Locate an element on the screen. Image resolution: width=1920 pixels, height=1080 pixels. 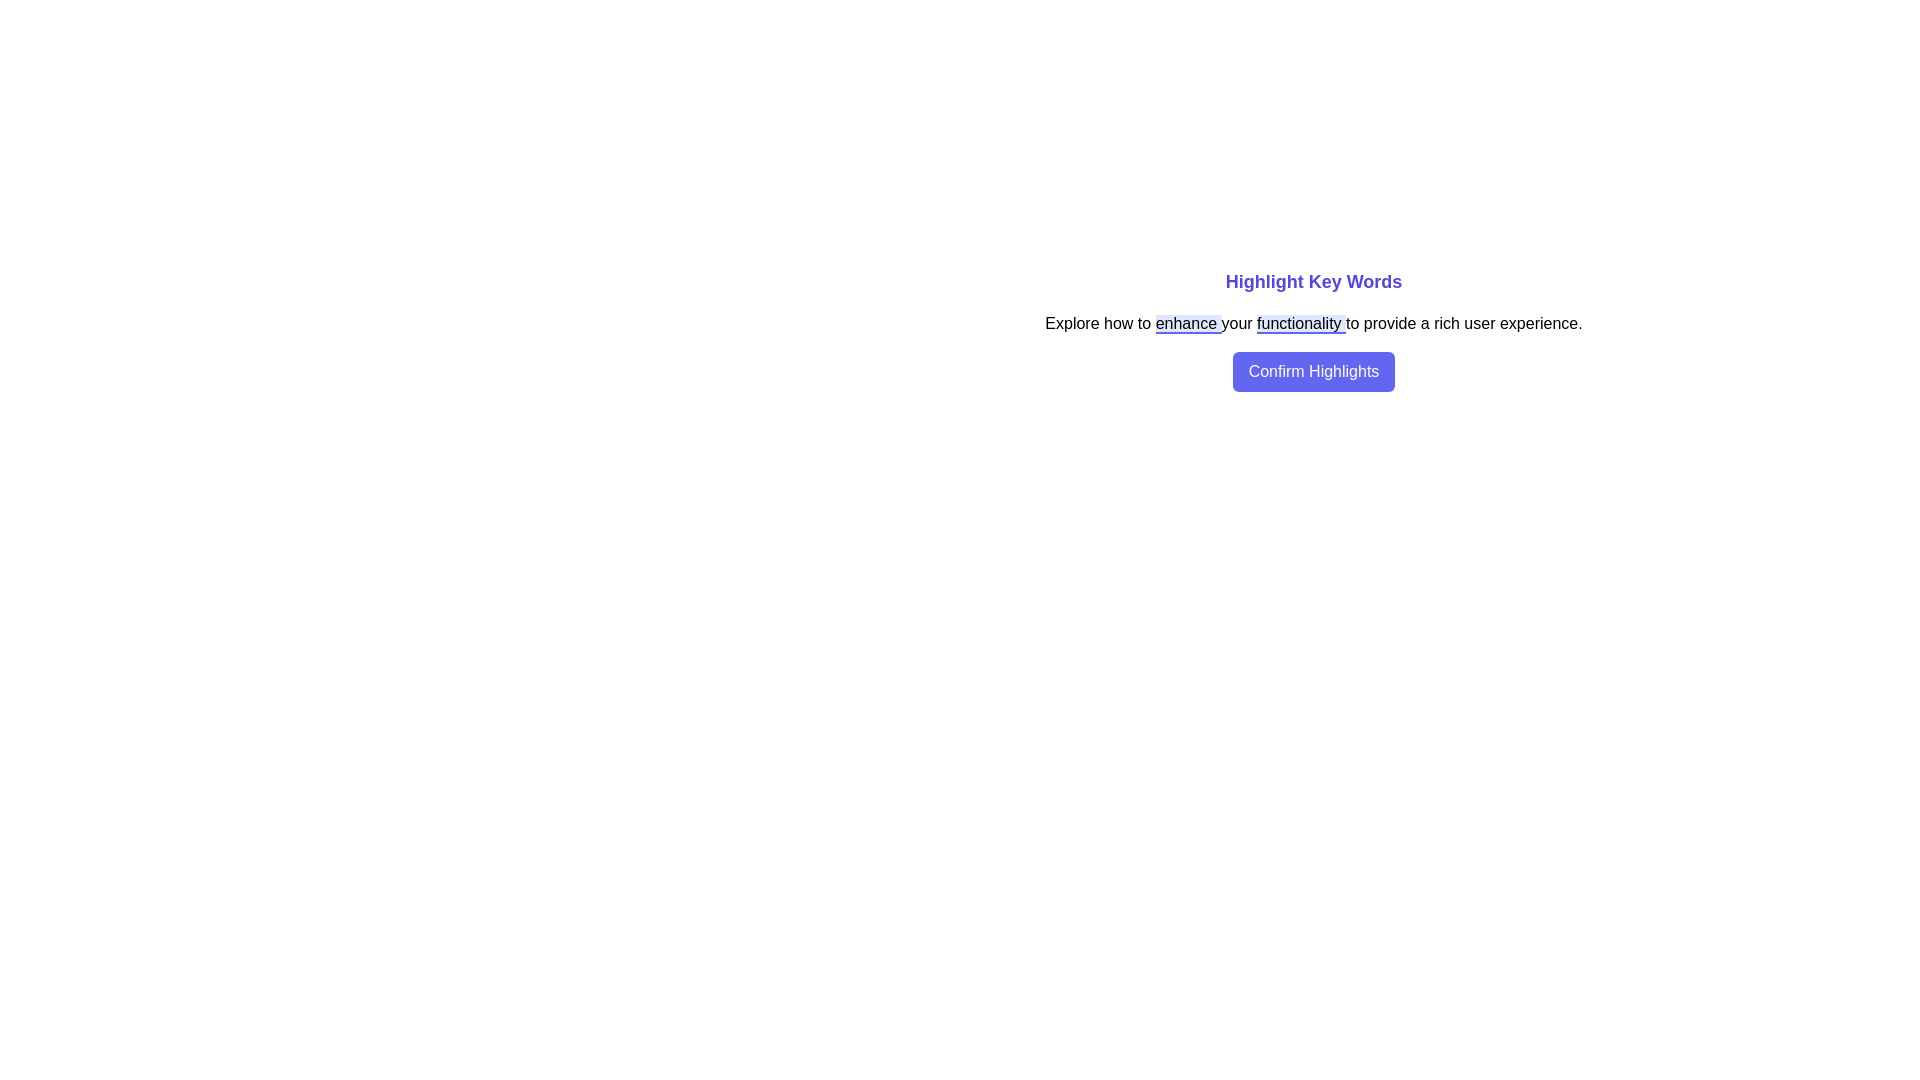
the informative text paragraph located in the modal, which provides guidance related to the functionality of highlighting key words is located at coordinates (1314, 329).